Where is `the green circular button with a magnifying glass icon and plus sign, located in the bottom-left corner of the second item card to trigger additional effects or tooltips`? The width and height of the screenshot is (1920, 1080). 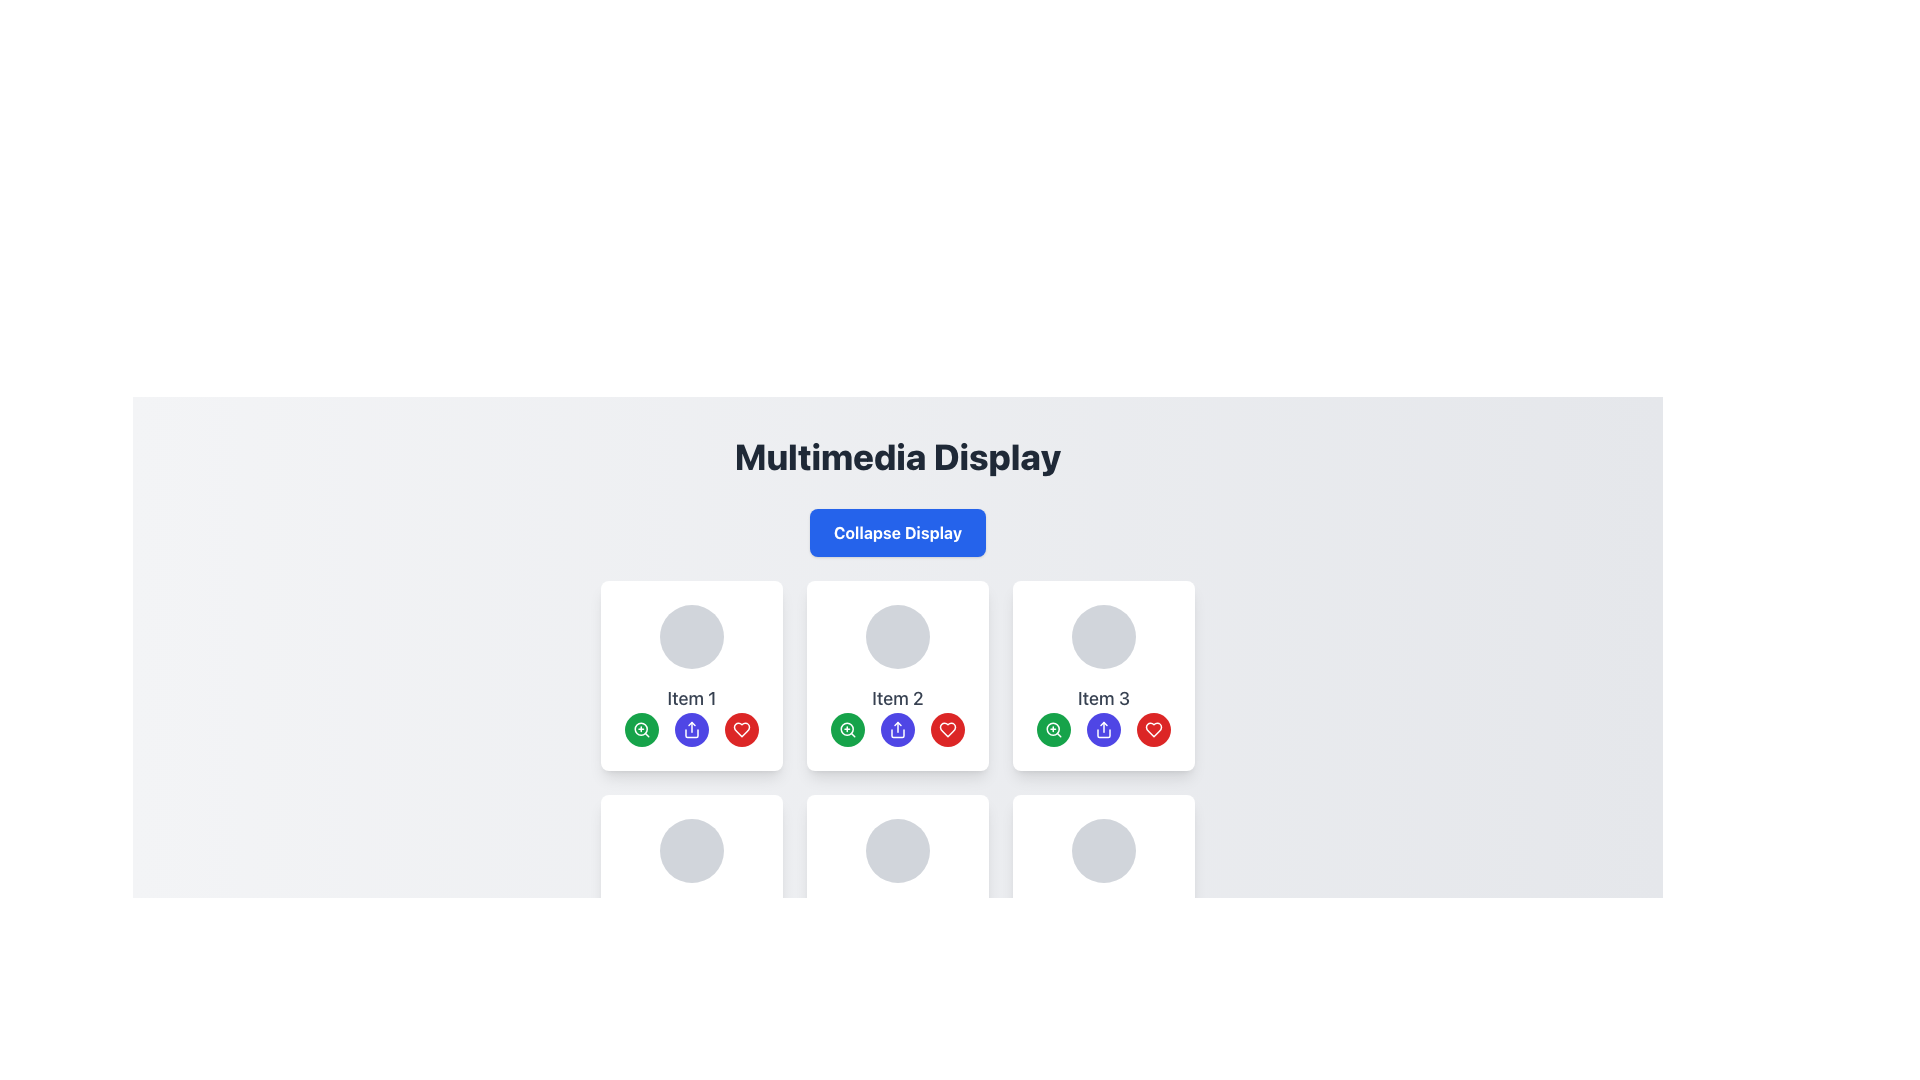
the green circular button with a magnifying glass icon and plus sign, located in the bottom-left corner of the second item card to trigger additional effects or tooltips is located at coordinates (848, 729).